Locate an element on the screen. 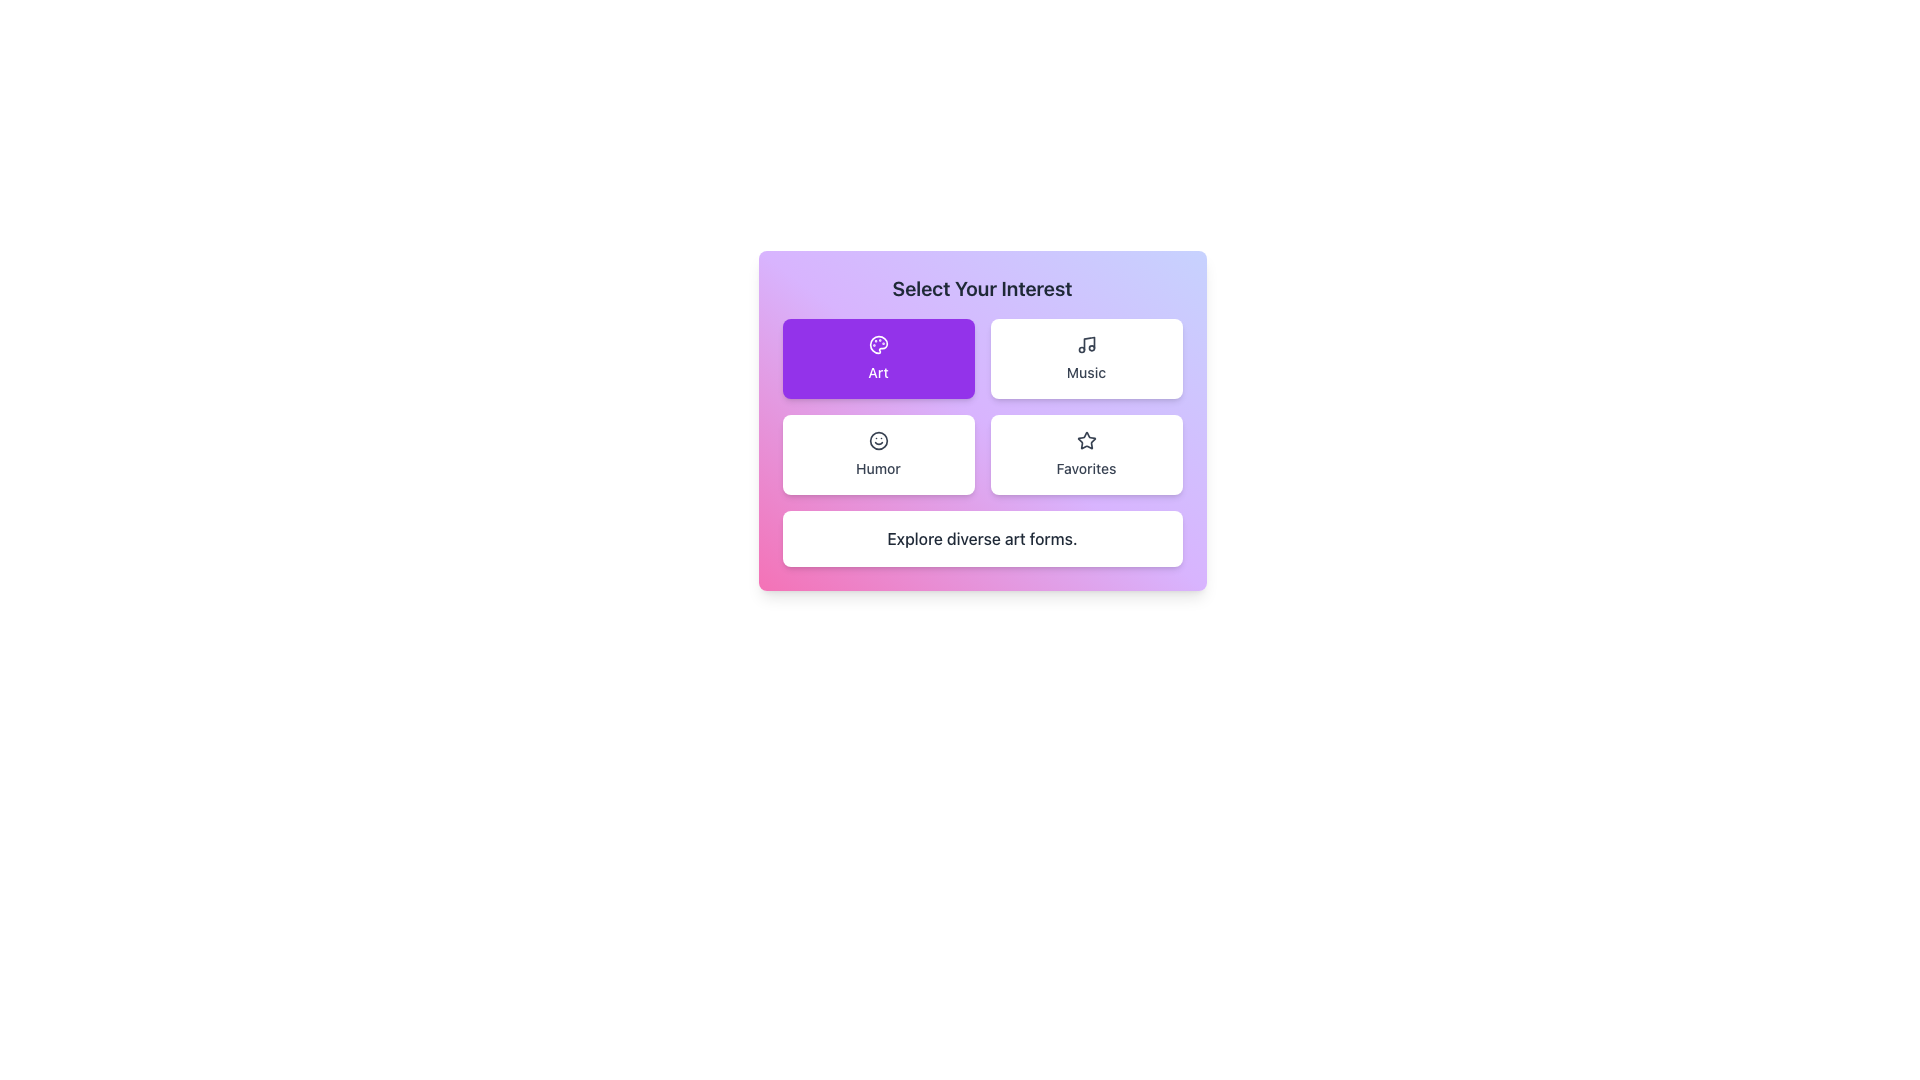 Image resolution: width=1920 pixels, height=1080 pixels. the interactive button for selecting 'Art' as an interest category located at the top-left of the grid structure is located at coordinates (878, 357).